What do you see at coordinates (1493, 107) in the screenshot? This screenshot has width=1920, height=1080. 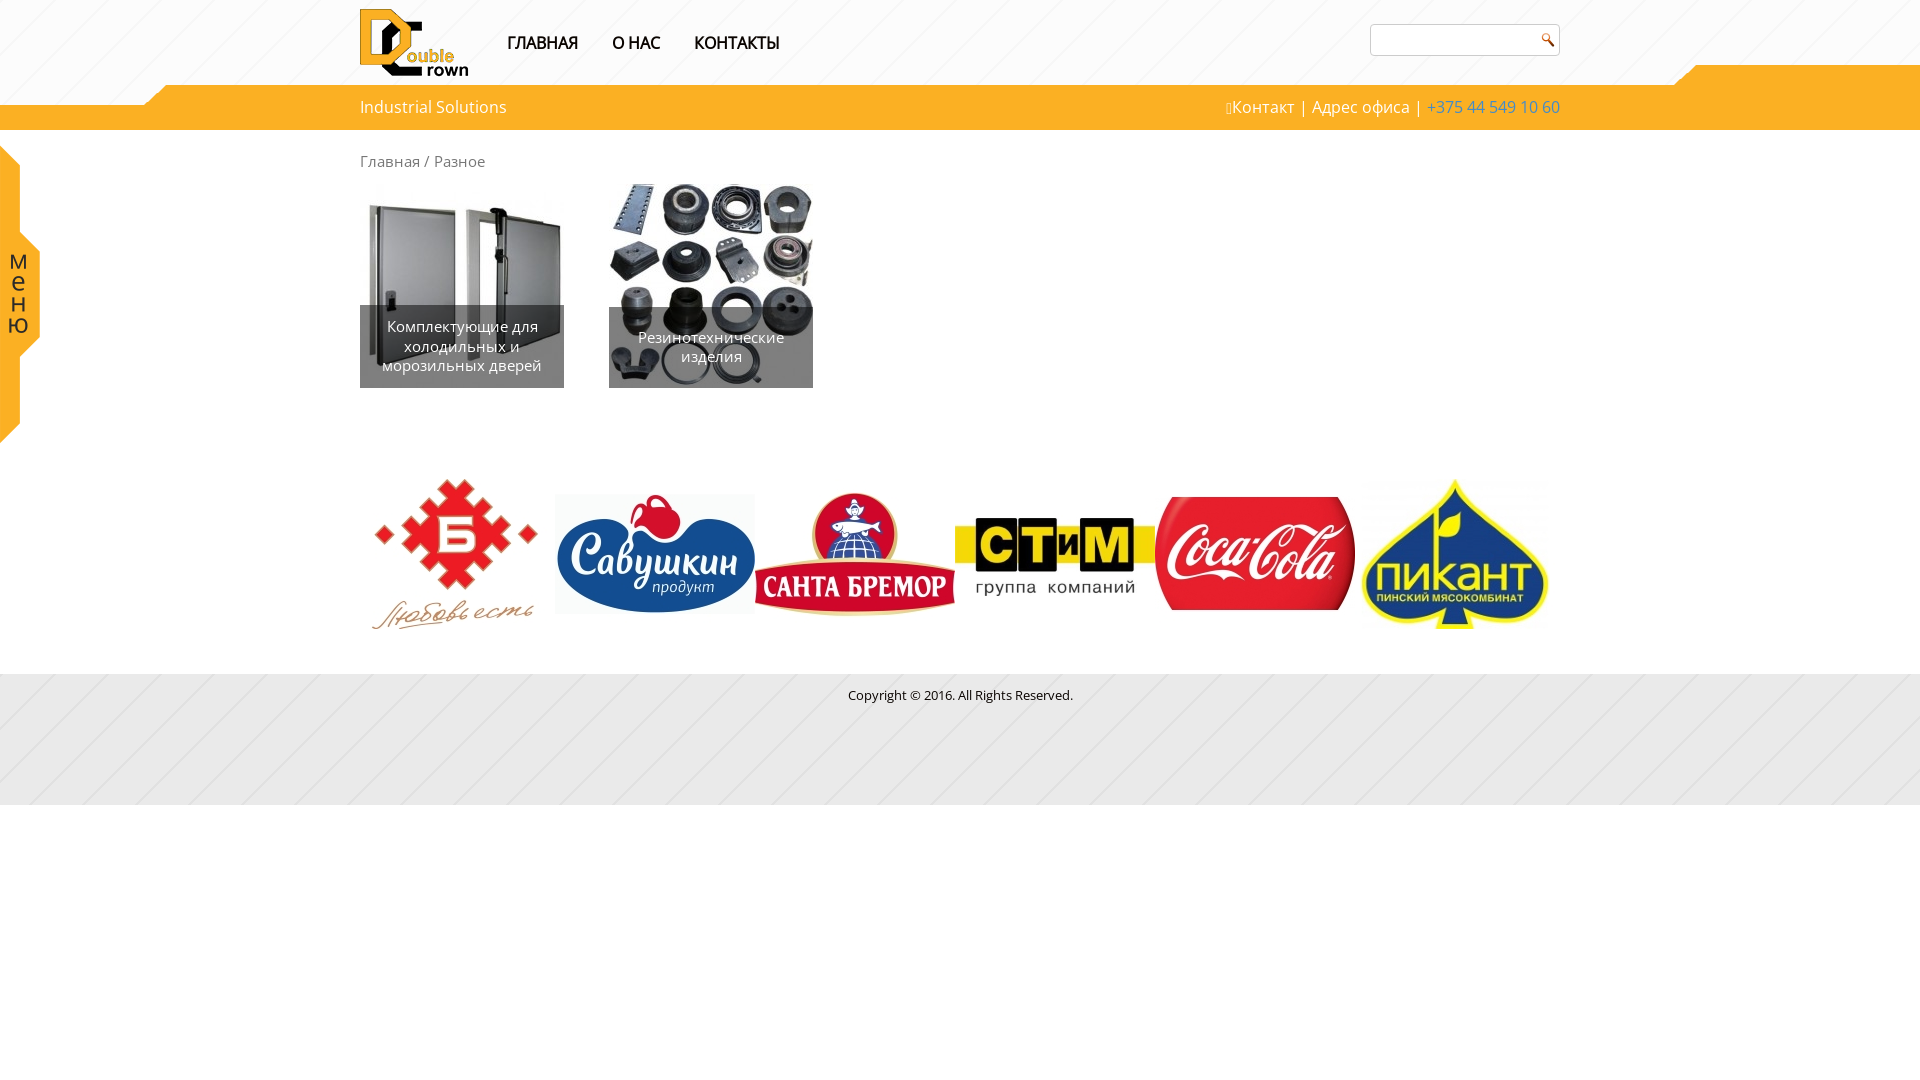 I see `'+375 44 549 10 60'` at bounding box center [1493, 107].